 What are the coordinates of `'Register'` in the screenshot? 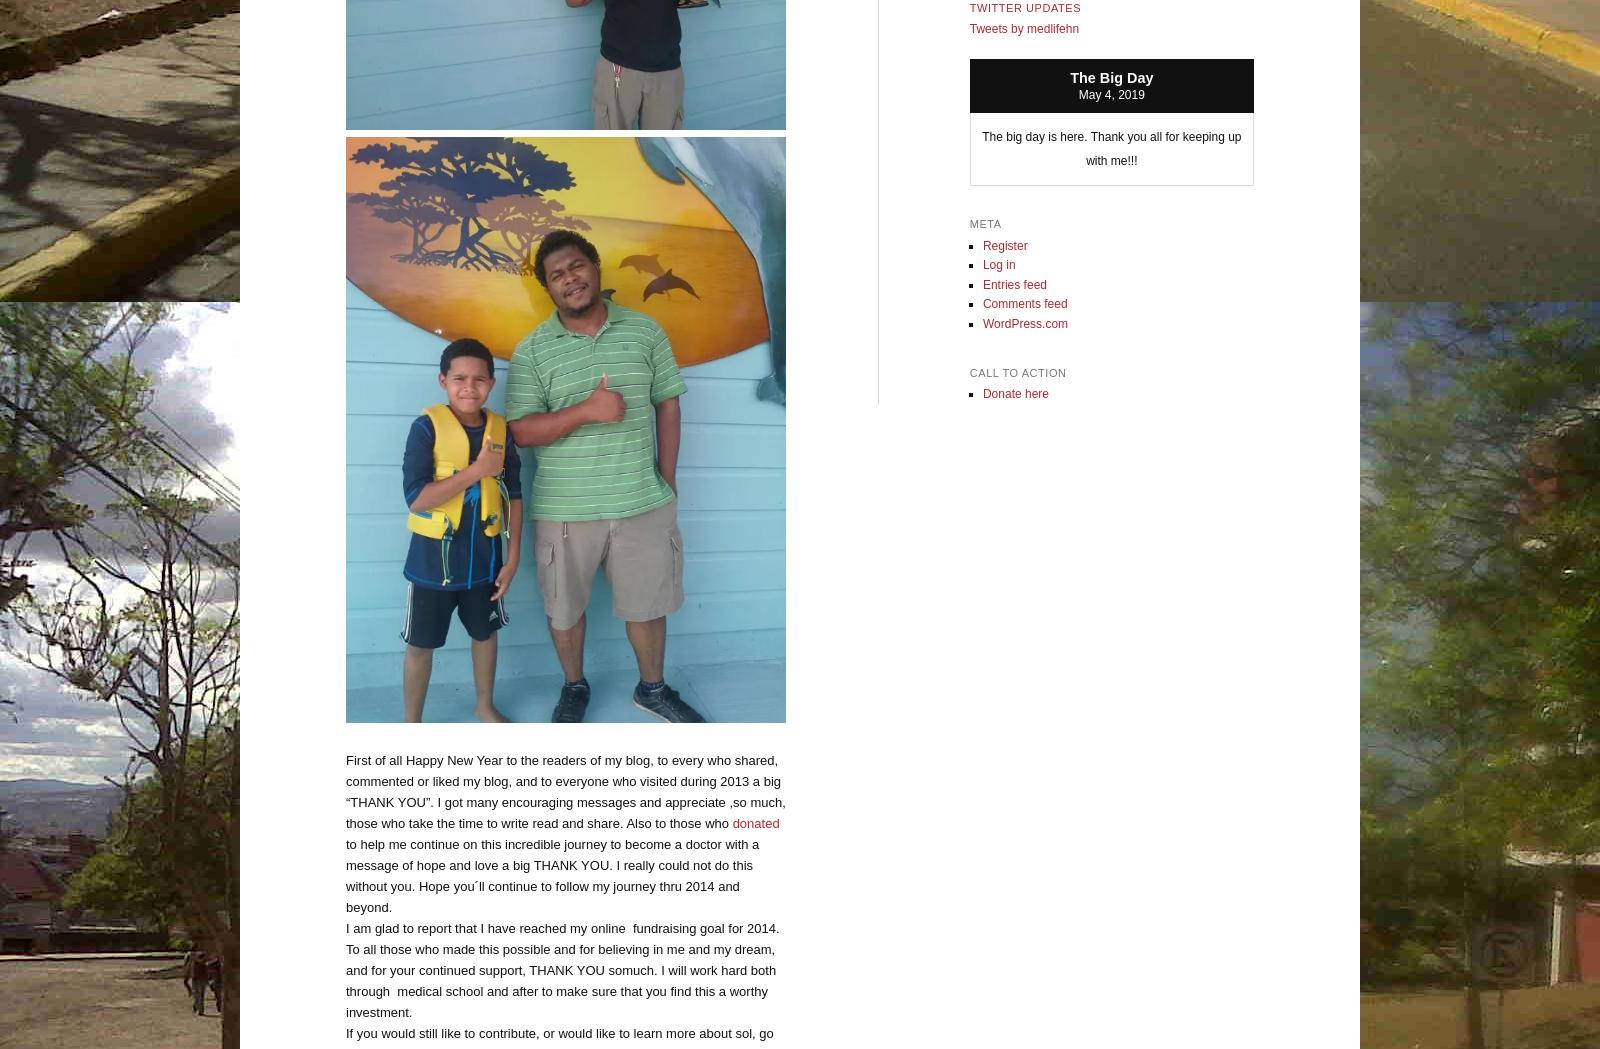 It's located at (1004, 244).